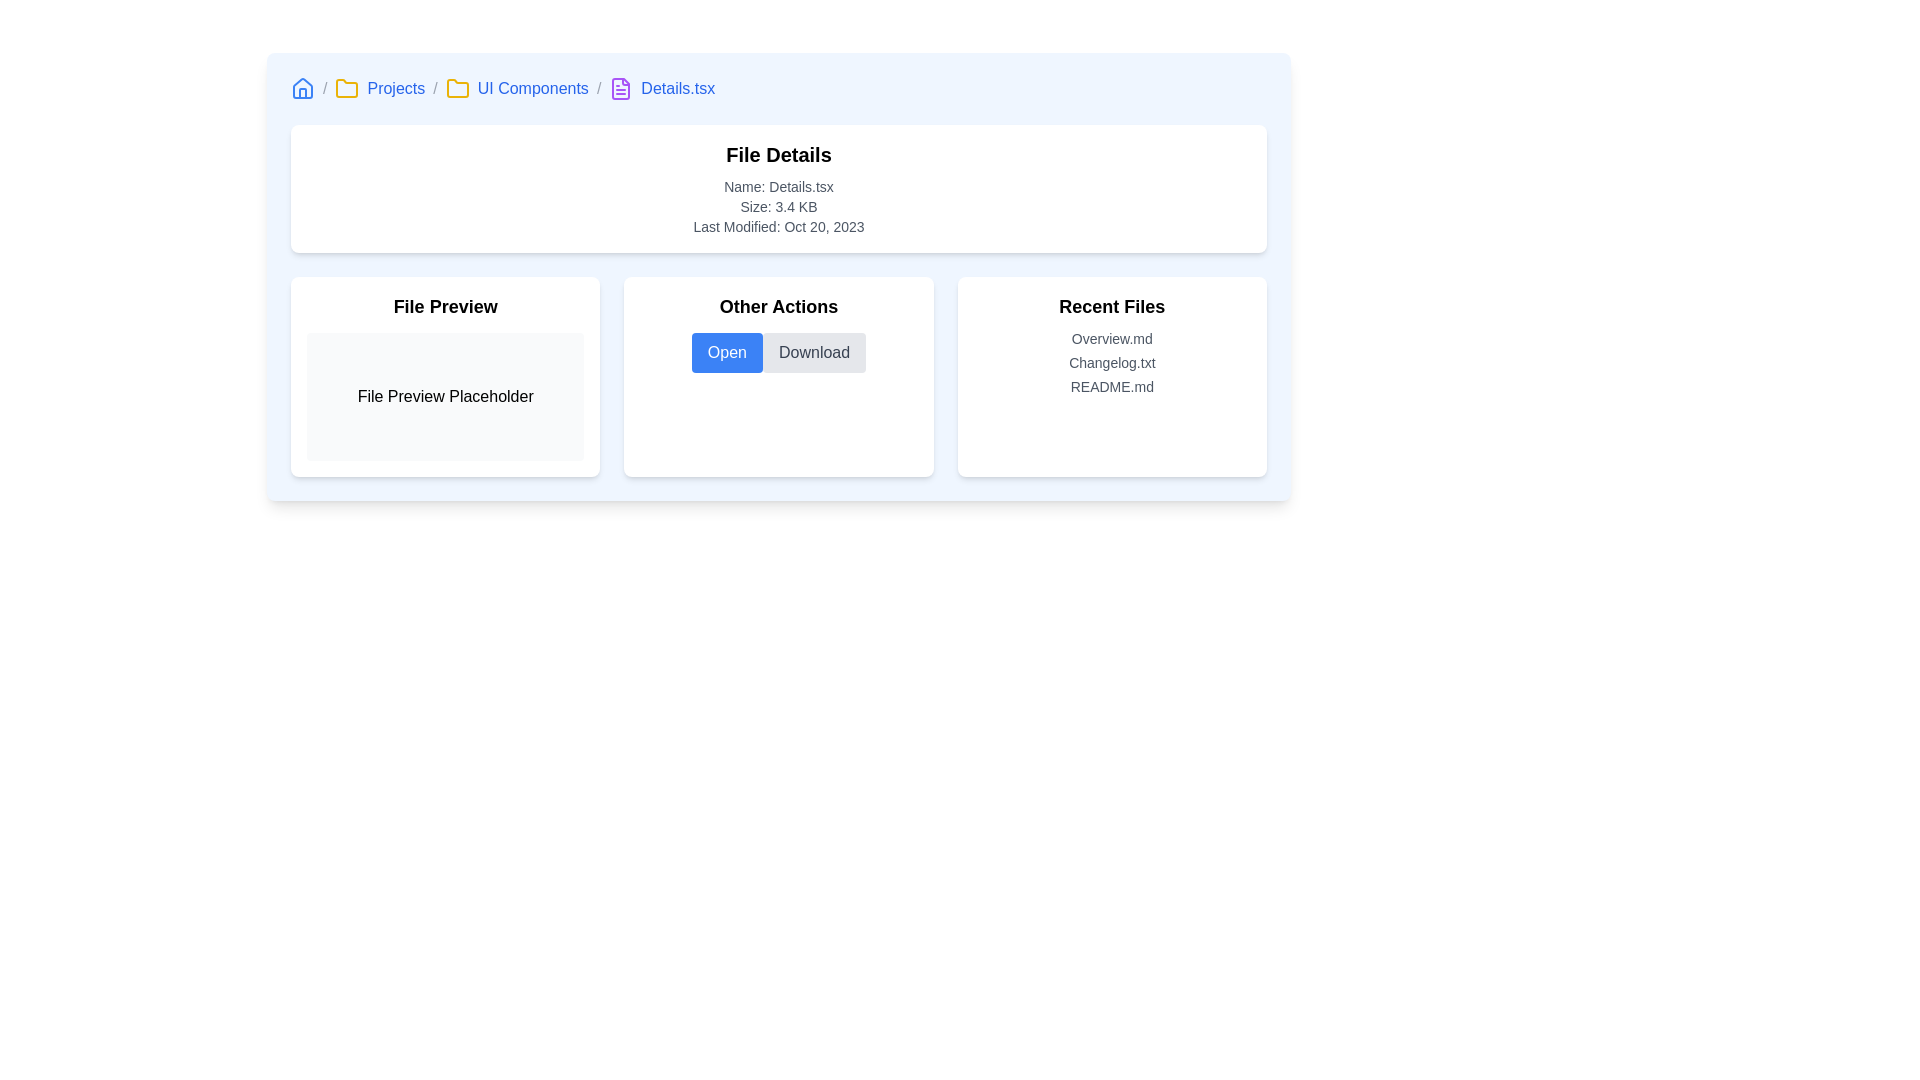  What do you see at coordinates (456, 87) in the screenshot?
I see `the inner area of the yellow folder icon in the breadcrumb navigation bar, which represents part of the folder graphic` at bounding box center [456, 87].